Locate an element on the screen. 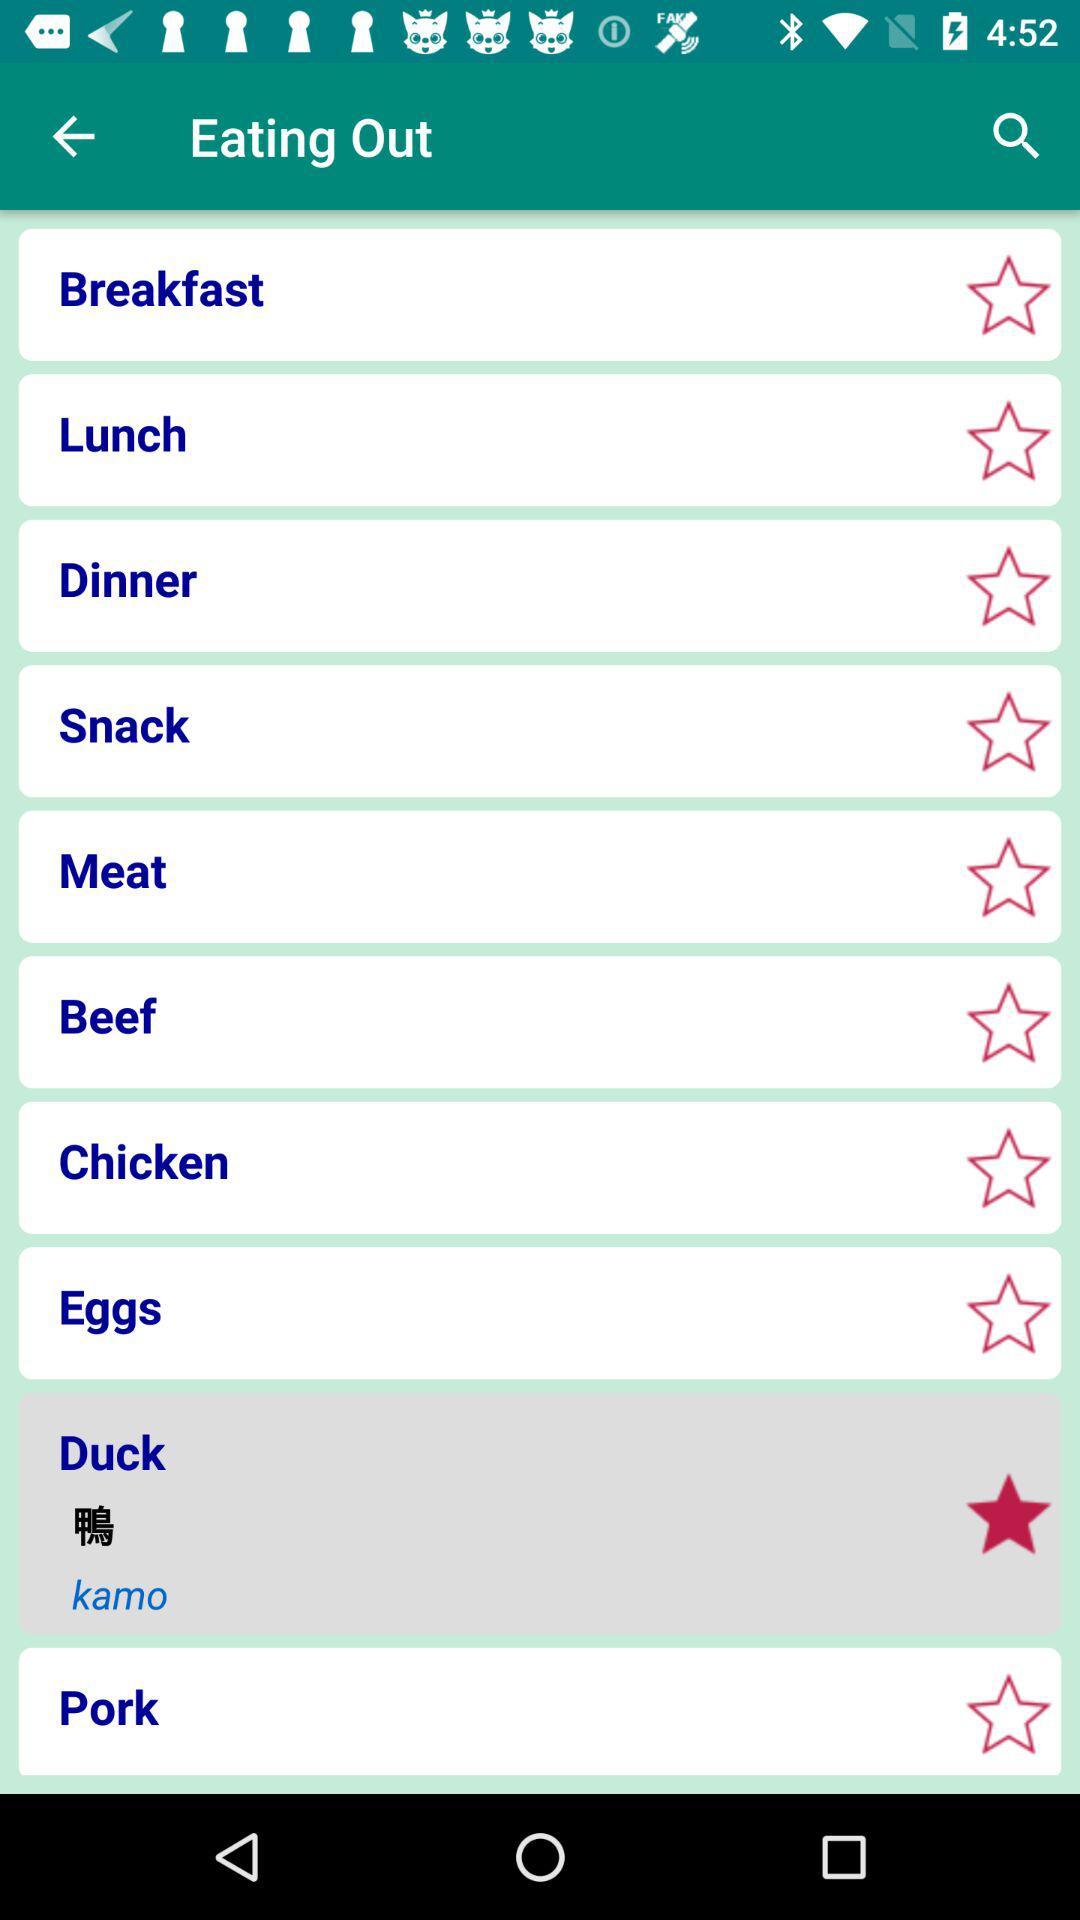 The image size is (1080, 1920). the icon above meat is located at coordinates (481, 723).